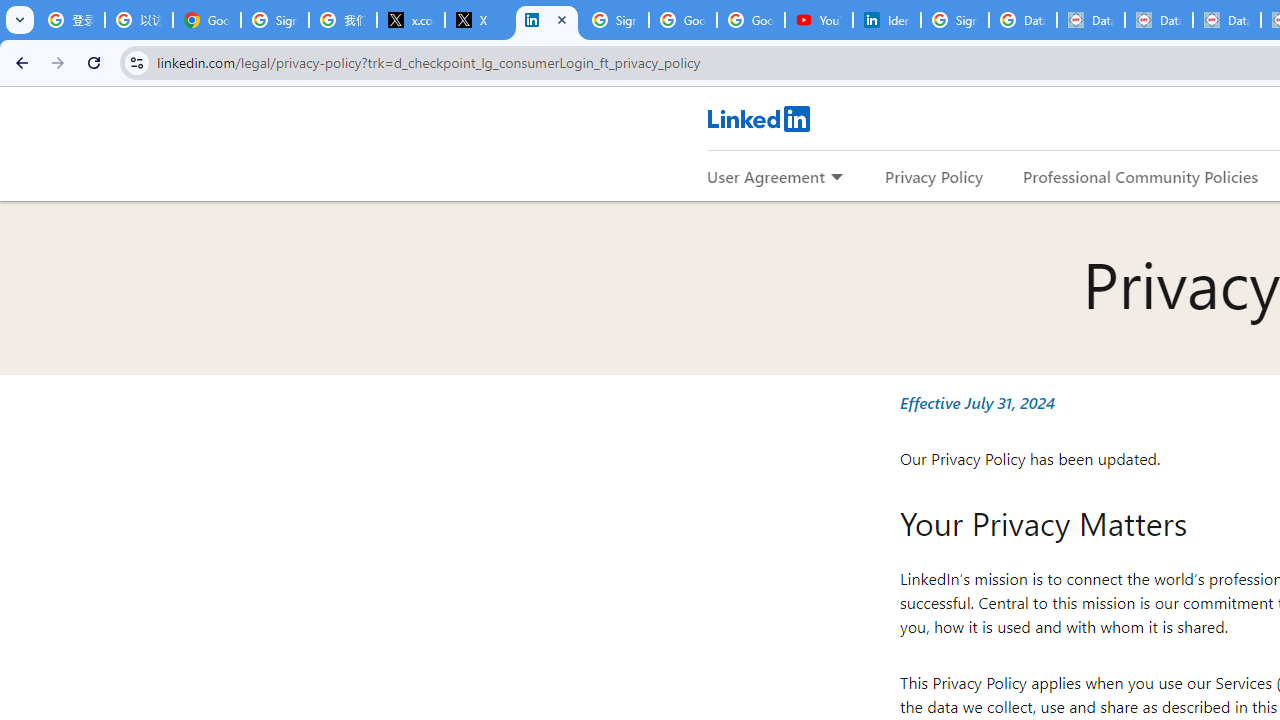  Describe the element at coordinates (478, 20) in the screenshot. I see `'X'` at that location.